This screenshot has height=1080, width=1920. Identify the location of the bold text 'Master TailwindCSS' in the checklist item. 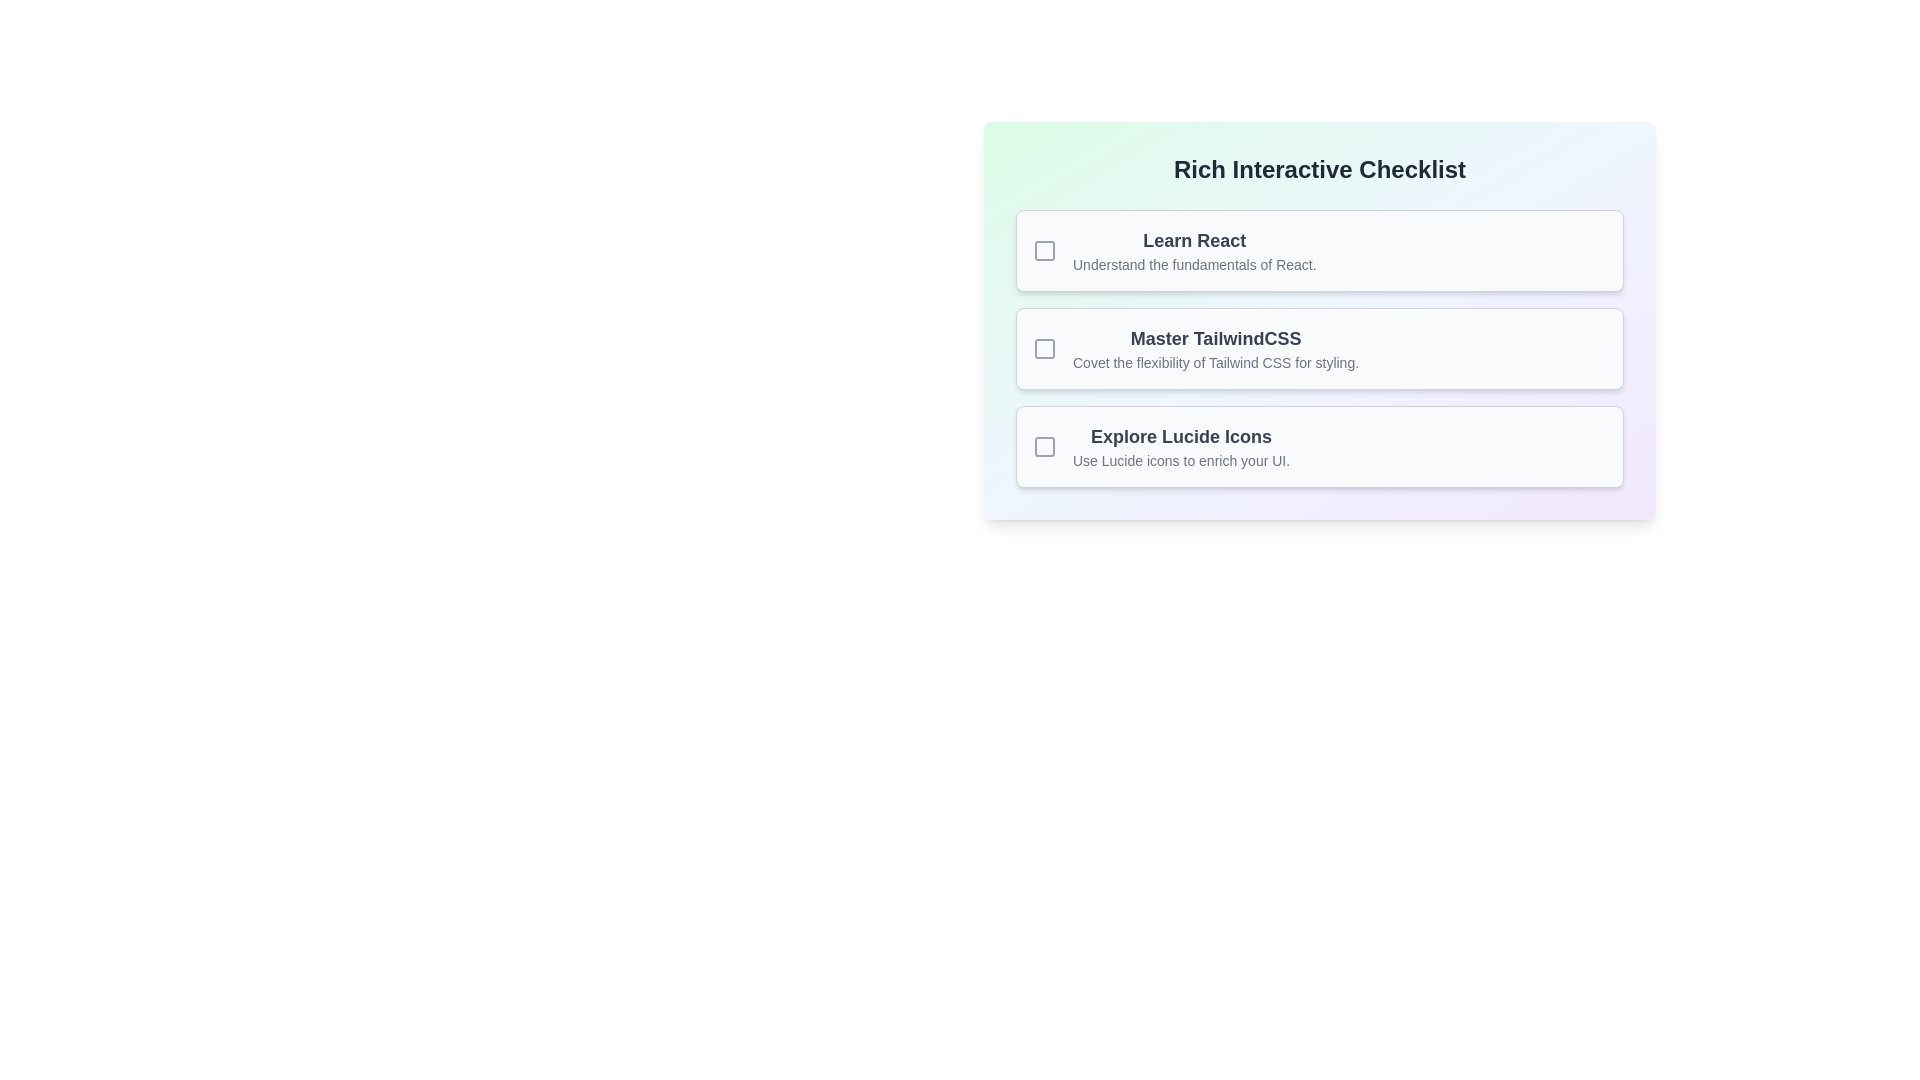
(1320, 347).